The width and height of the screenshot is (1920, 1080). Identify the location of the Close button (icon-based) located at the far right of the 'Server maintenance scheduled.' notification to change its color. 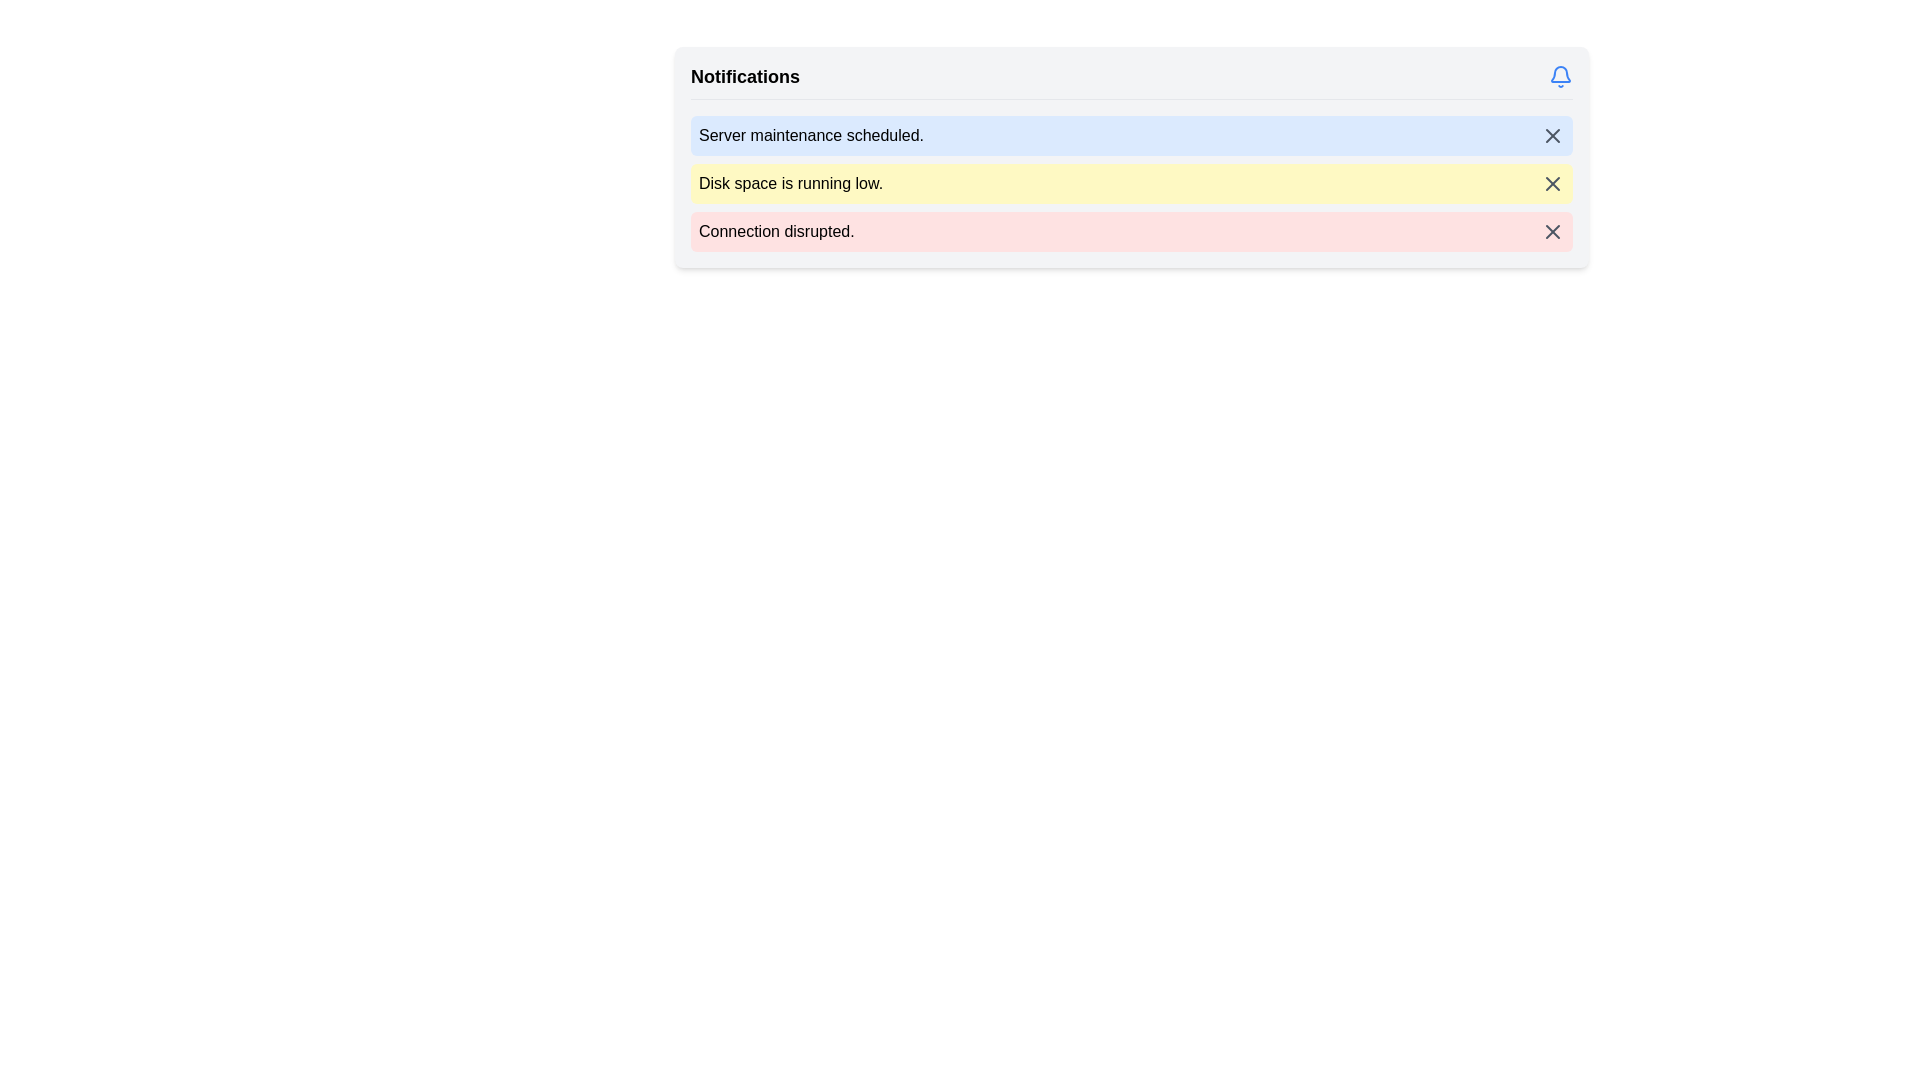
(1552, 135).